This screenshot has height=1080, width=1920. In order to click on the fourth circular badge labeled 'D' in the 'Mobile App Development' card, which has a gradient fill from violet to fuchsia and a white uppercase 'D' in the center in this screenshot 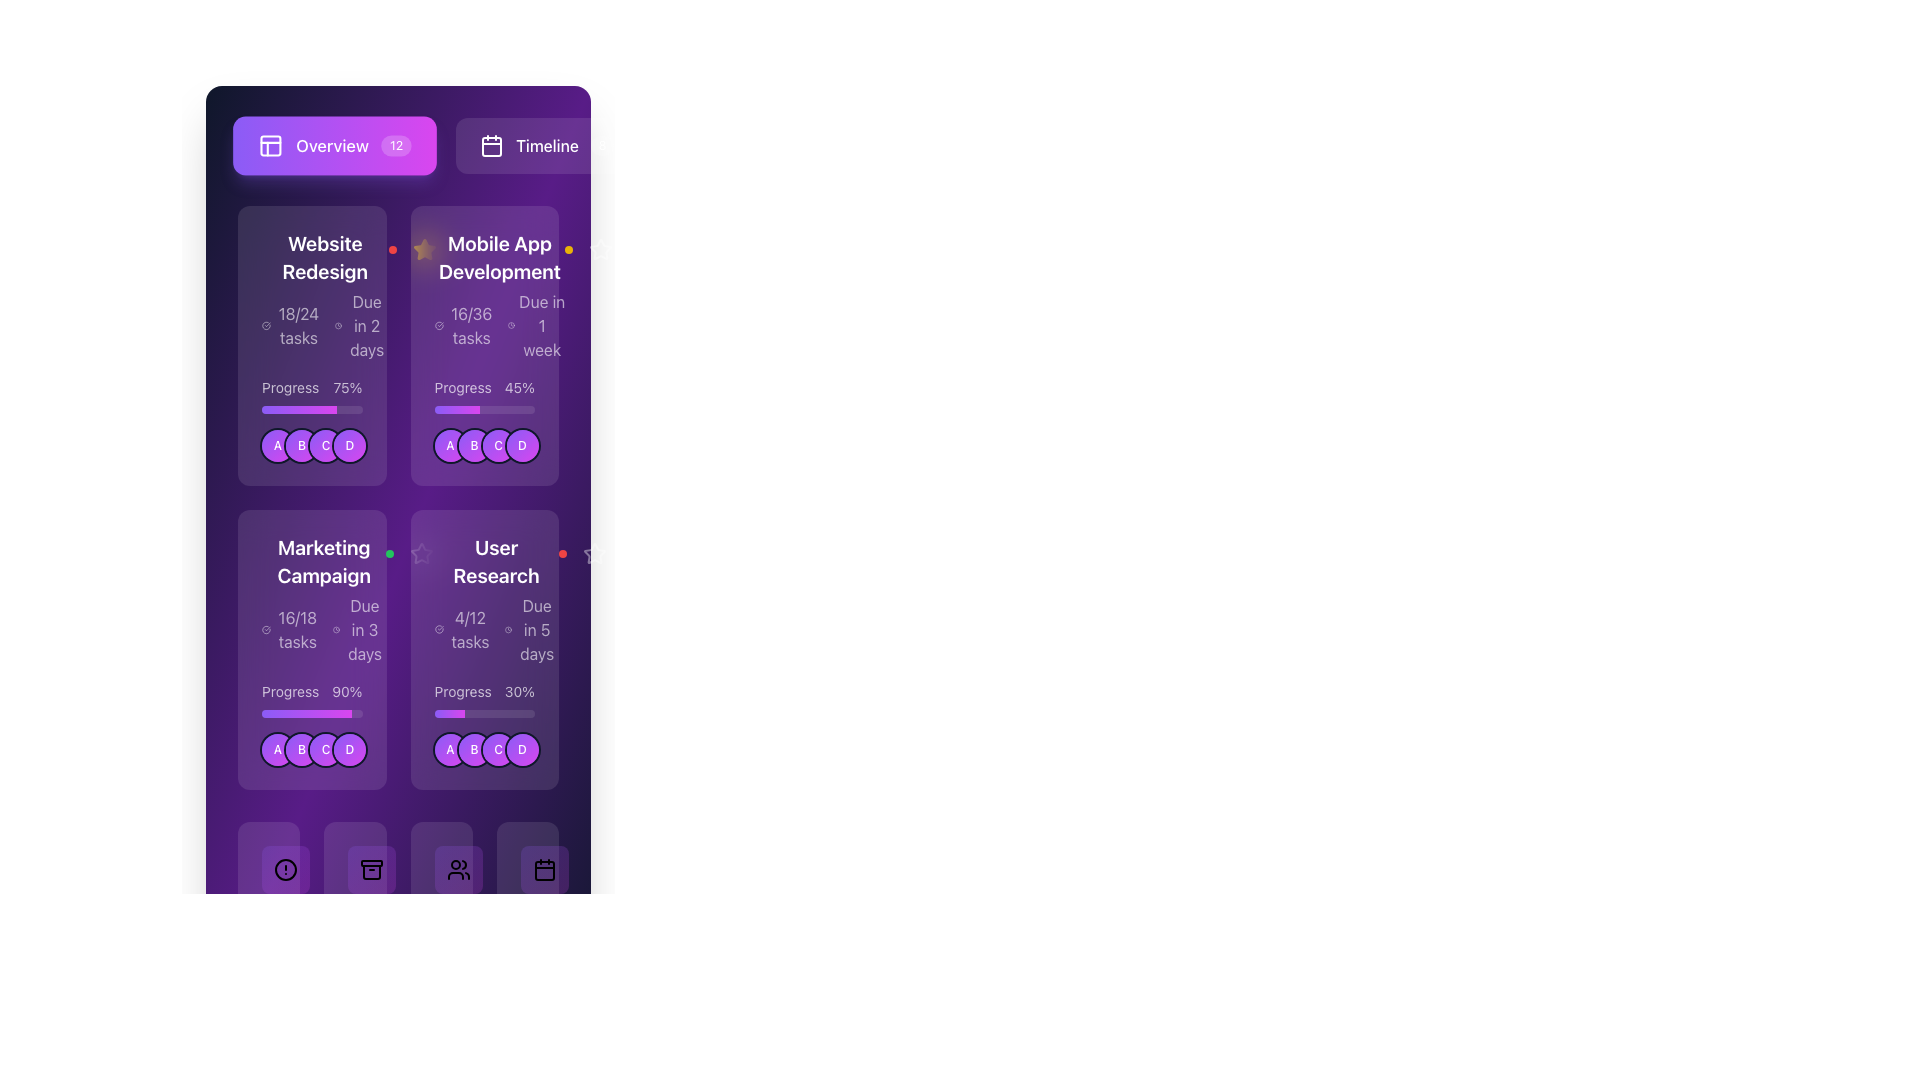, I will do `click(522, 445)`.